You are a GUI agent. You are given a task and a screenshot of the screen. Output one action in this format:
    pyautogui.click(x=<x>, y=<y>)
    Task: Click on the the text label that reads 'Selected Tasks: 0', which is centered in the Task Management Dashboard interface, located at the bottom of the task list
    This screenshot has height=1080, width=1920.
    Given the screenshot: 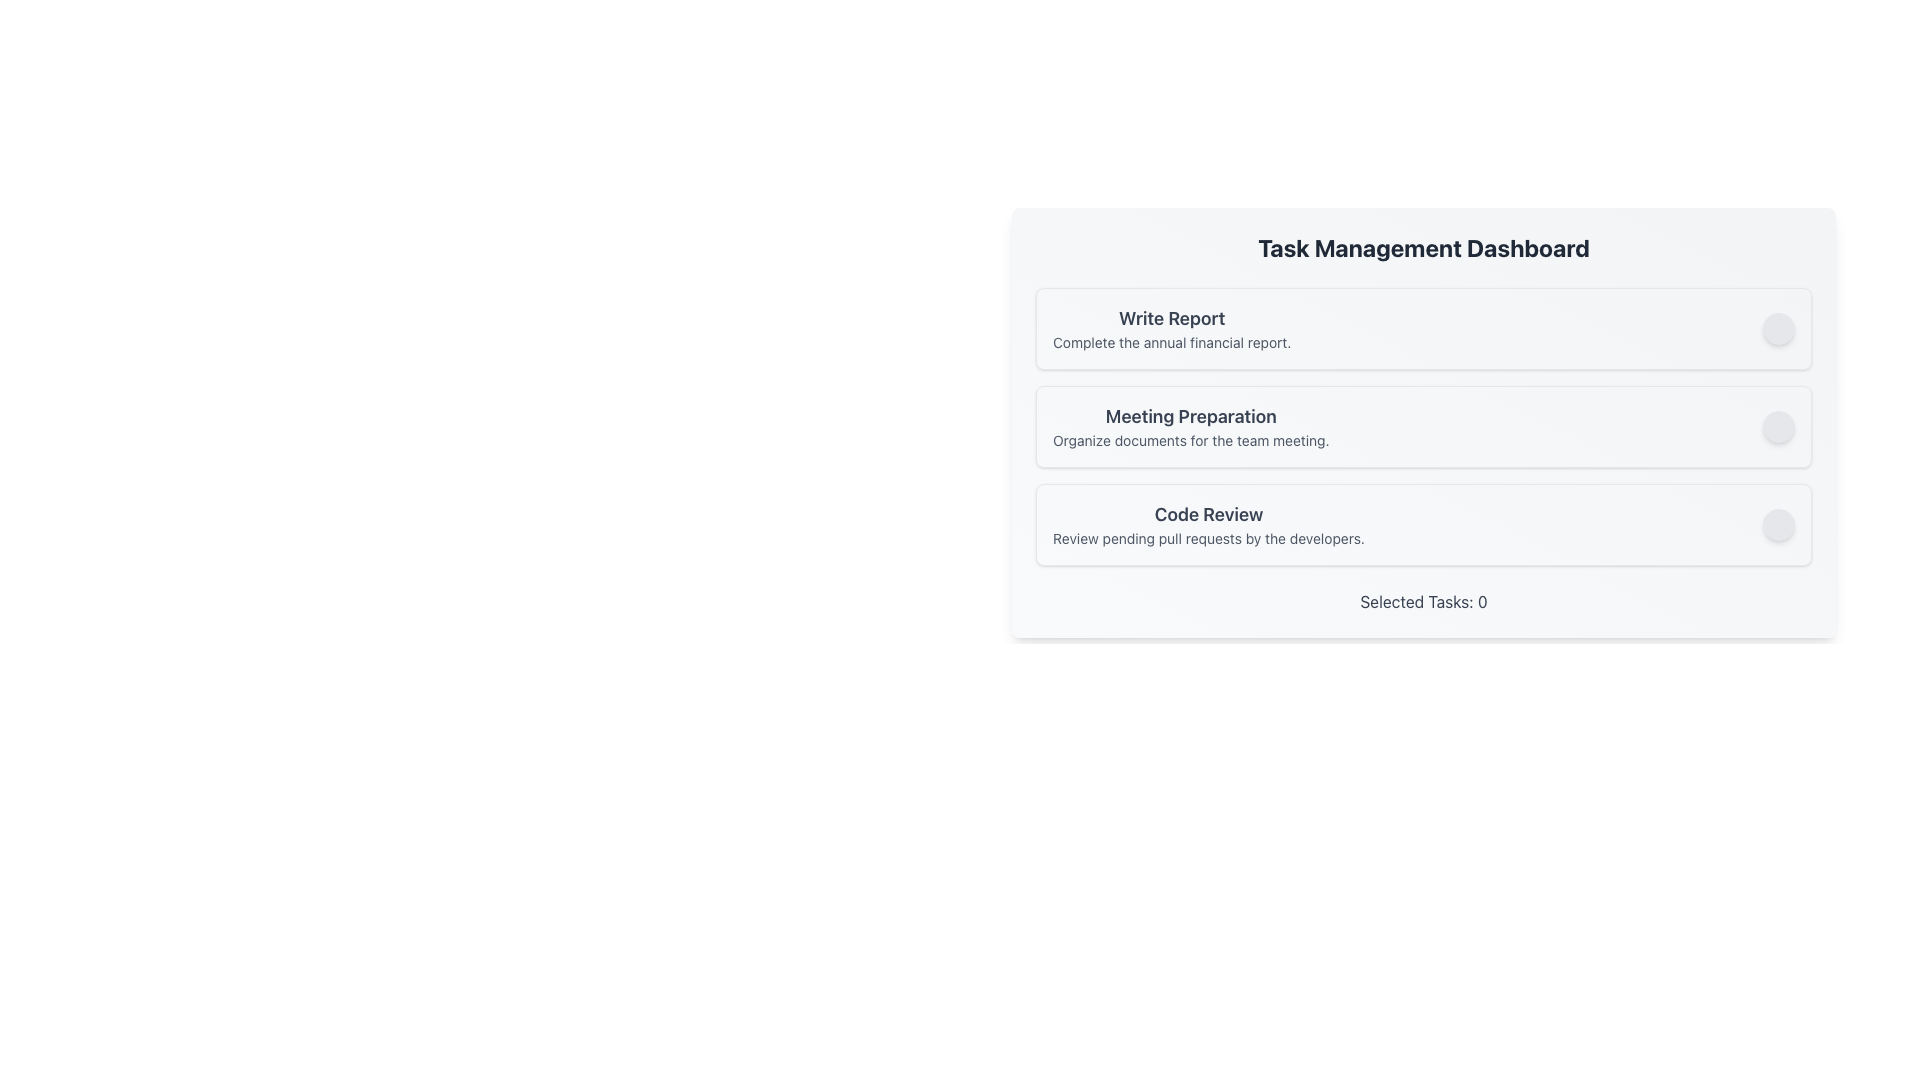 What is the action you would take?
    pyautogui.click(x=1423, y=600)
    